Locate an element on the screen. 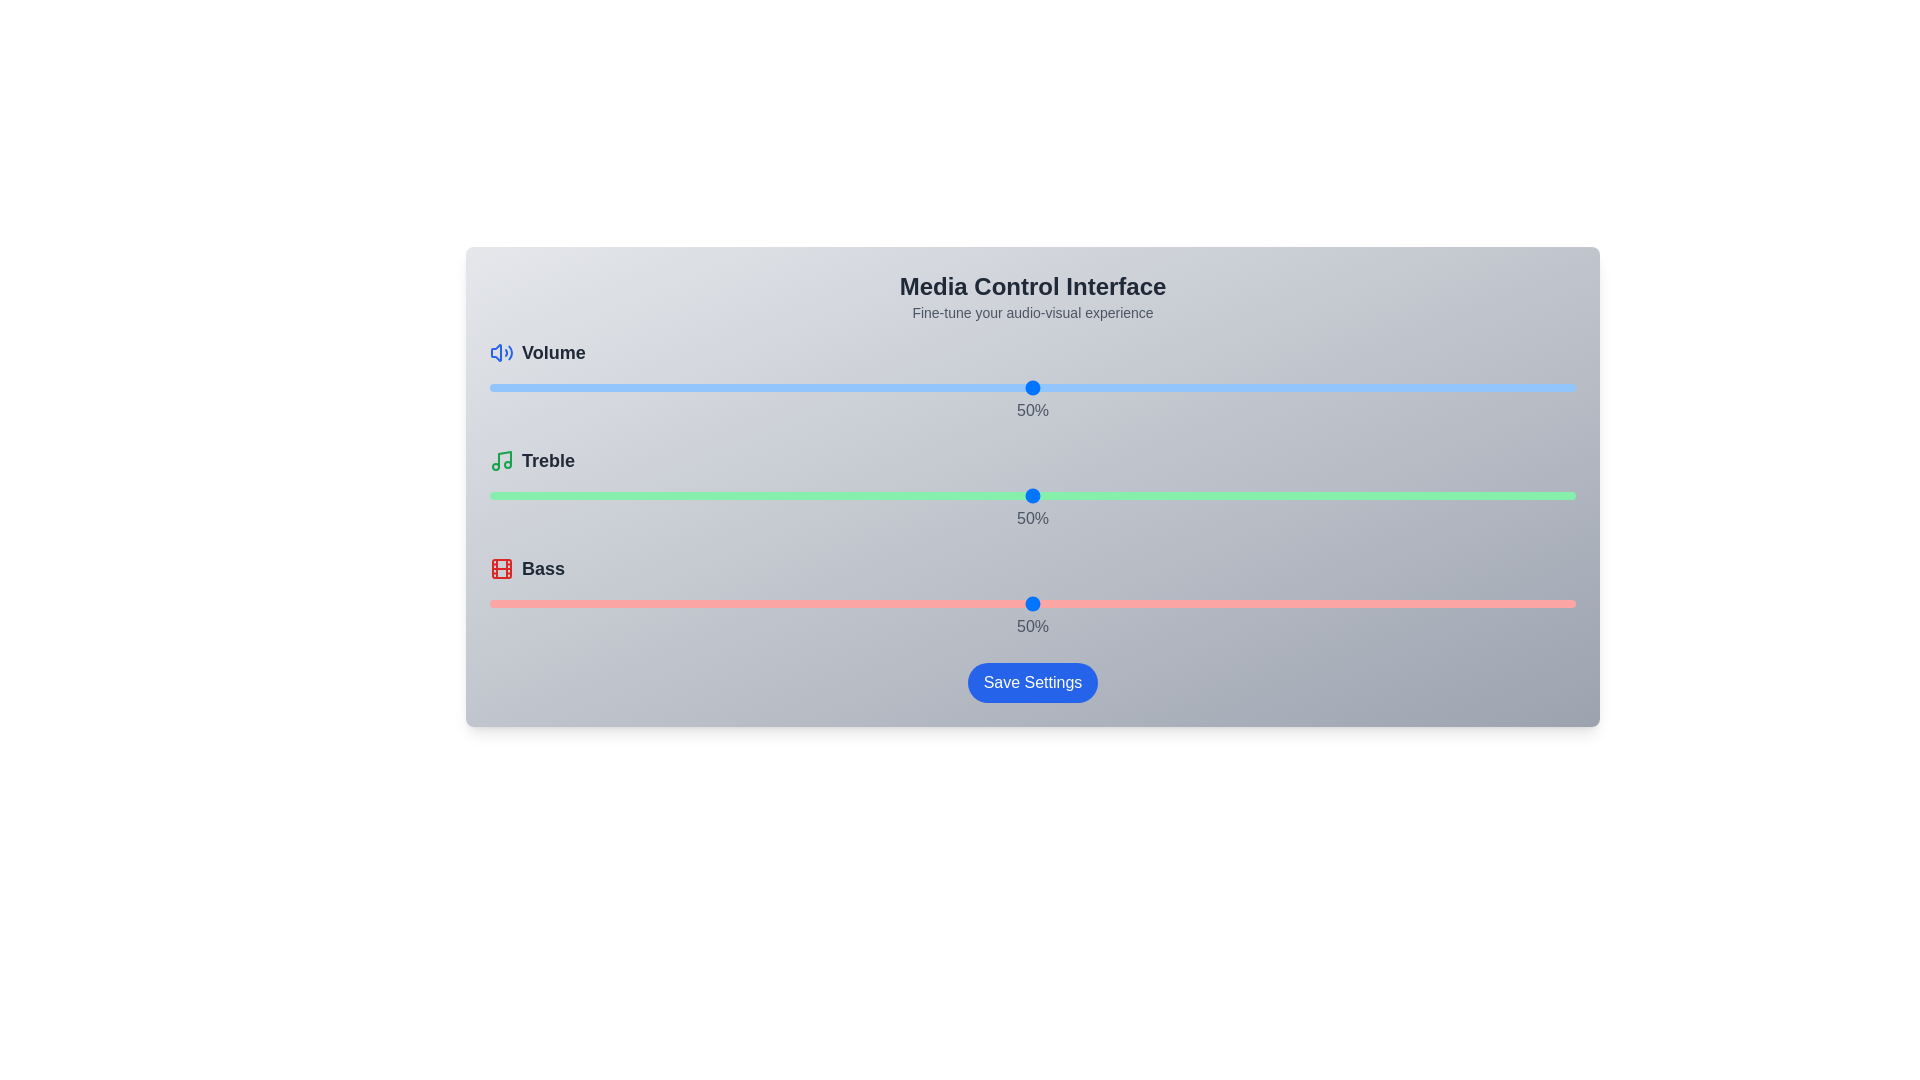  the slider value is located at coordinates (1107, 388).